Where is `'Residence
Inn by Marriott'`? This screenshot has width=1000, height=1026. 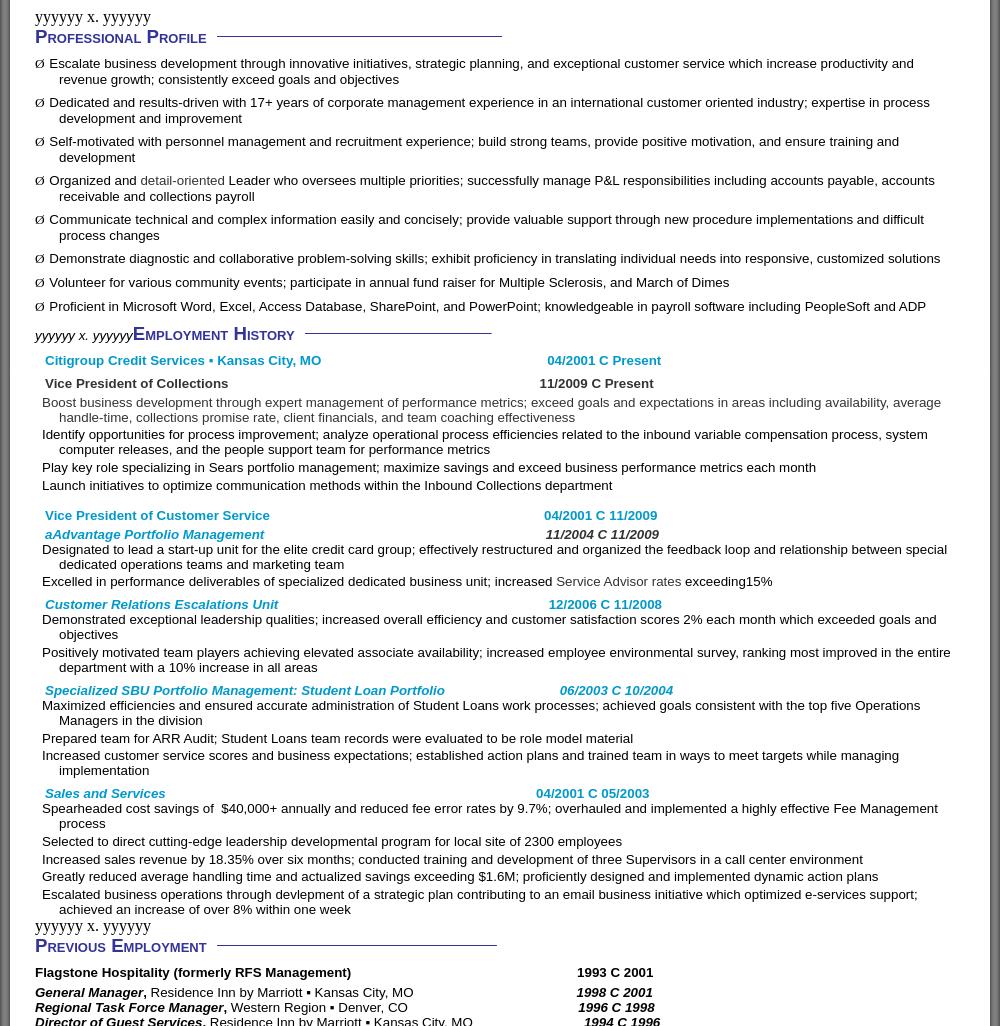 'Residence
Inn by Marriott' is located at coordinates (227, 991).